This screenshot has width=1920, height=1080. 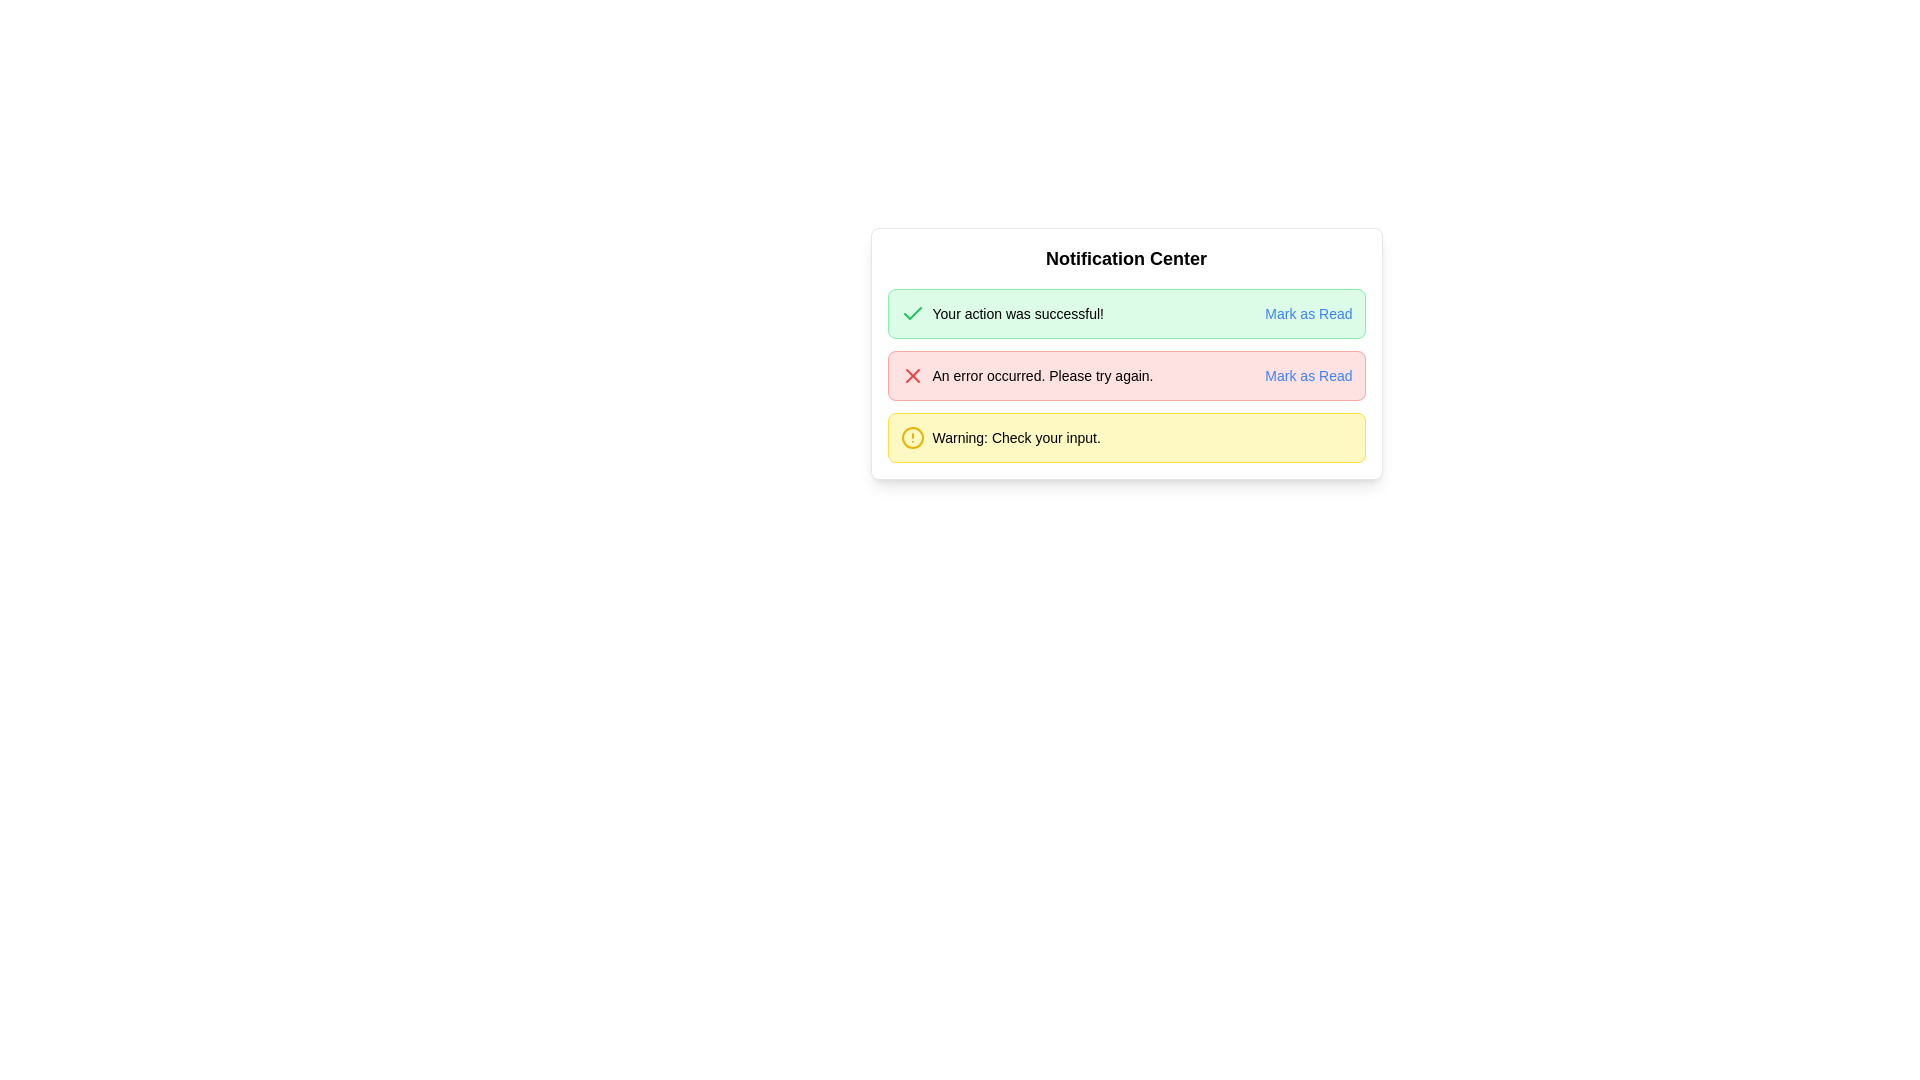 I want to click on the checkmark icon in the notification panel that indicates a success message, which is styled in bold green and is positioned to the left of the text 'Your action was successful!', so click(x=911, y=313).